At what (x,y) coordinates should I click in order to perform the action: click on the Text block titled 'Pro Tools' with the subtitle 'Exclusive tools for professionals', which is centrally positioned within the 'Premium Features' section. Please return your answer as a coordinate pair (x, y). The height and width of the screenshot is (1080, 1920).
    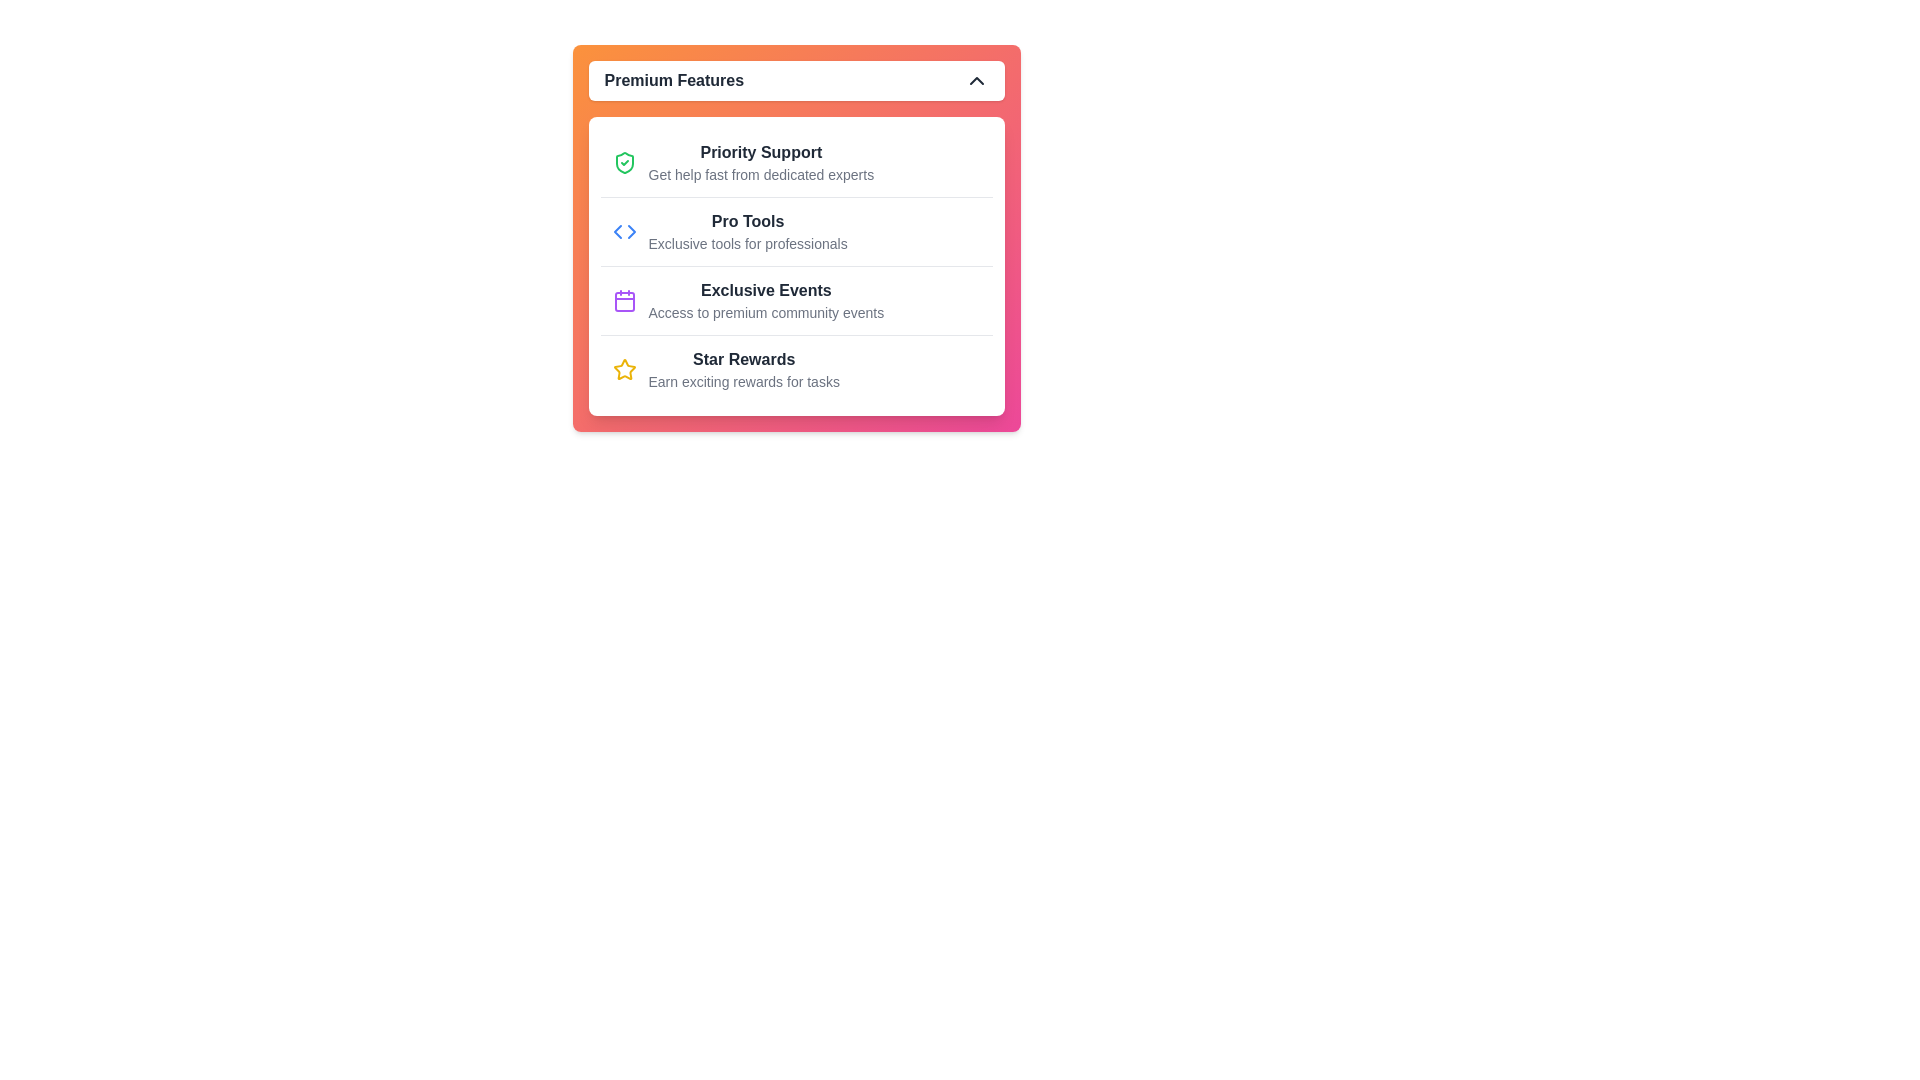
    Looking at the image, I should click on (747, 230).